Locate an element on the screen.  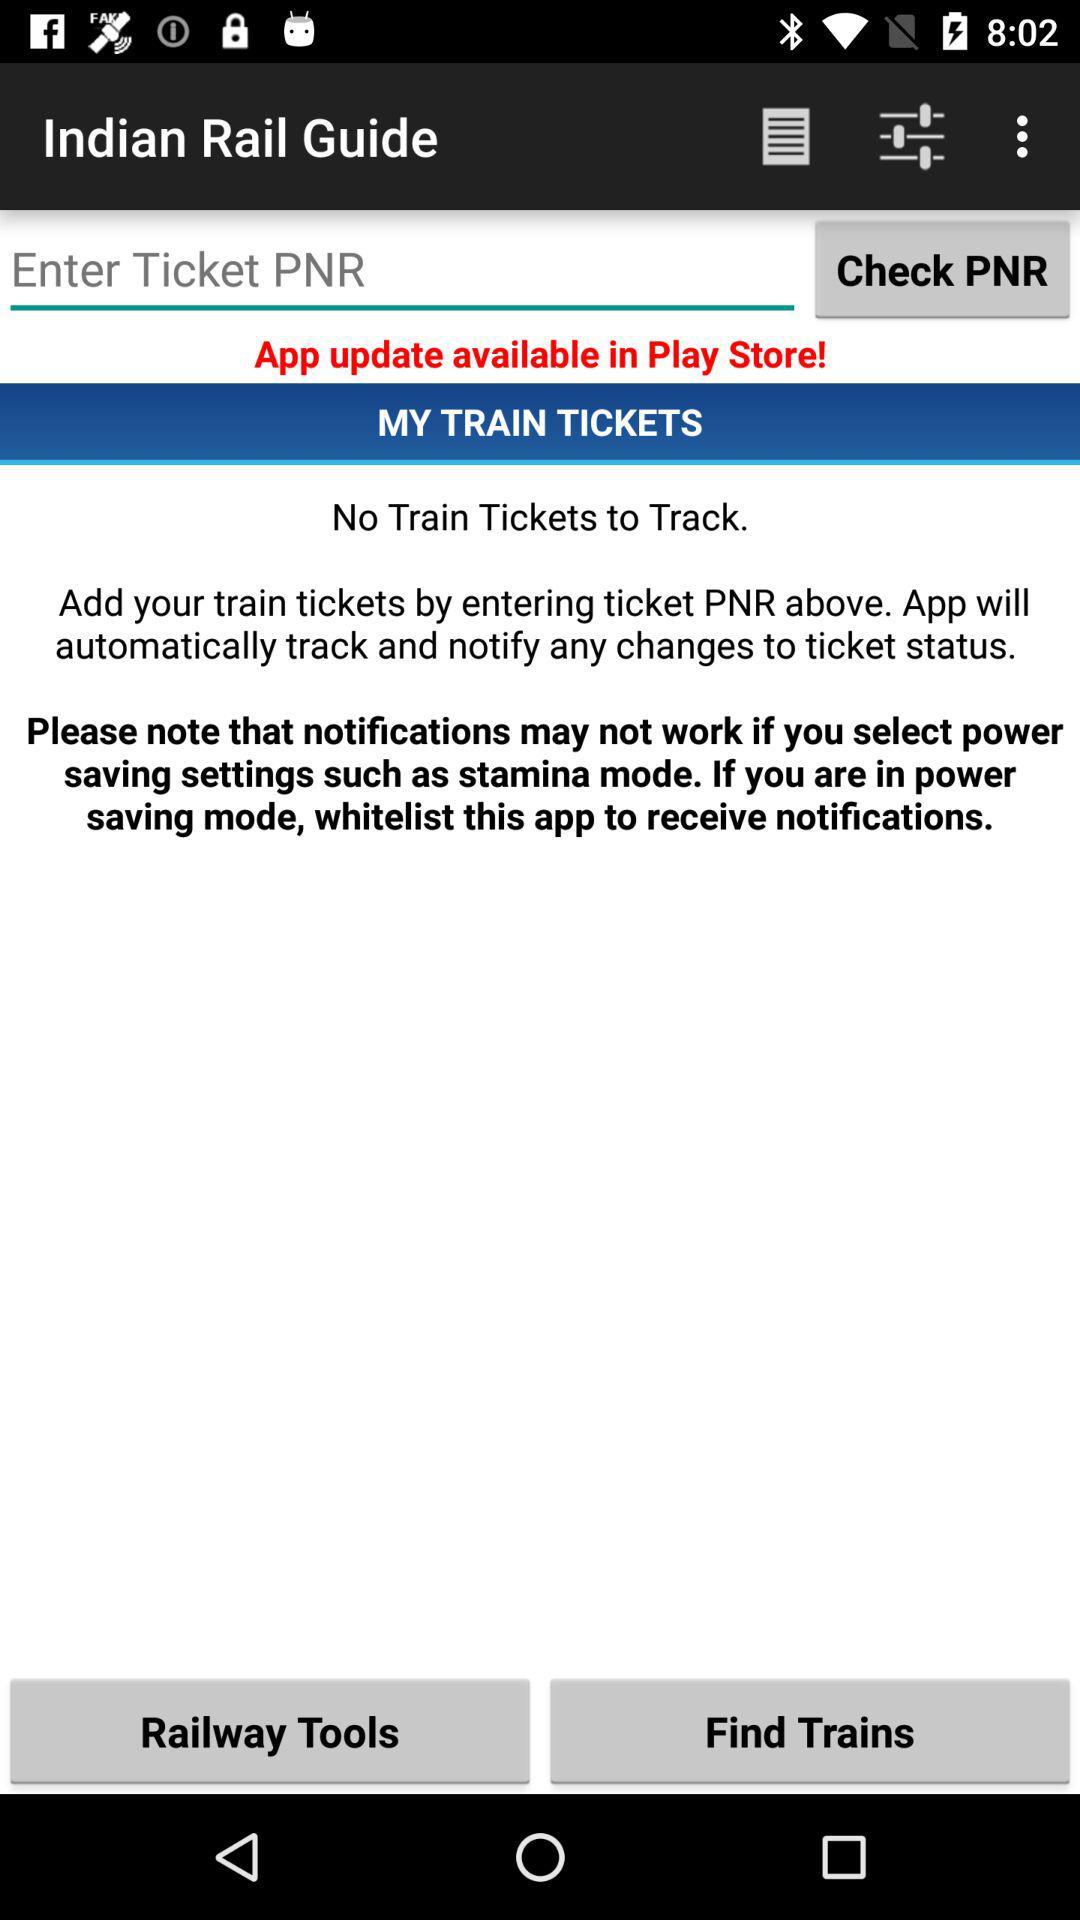
the find trains is located at coordinates (810, 1730).